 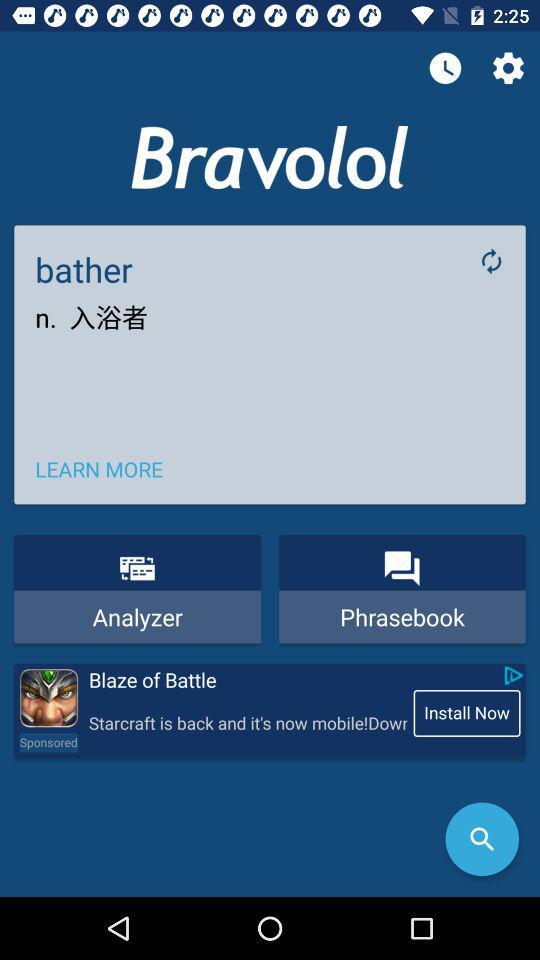 What do you see at coordinates (48, 698) in the screenshot?
I see `advertisement install app` at bounding box center [48, 698].